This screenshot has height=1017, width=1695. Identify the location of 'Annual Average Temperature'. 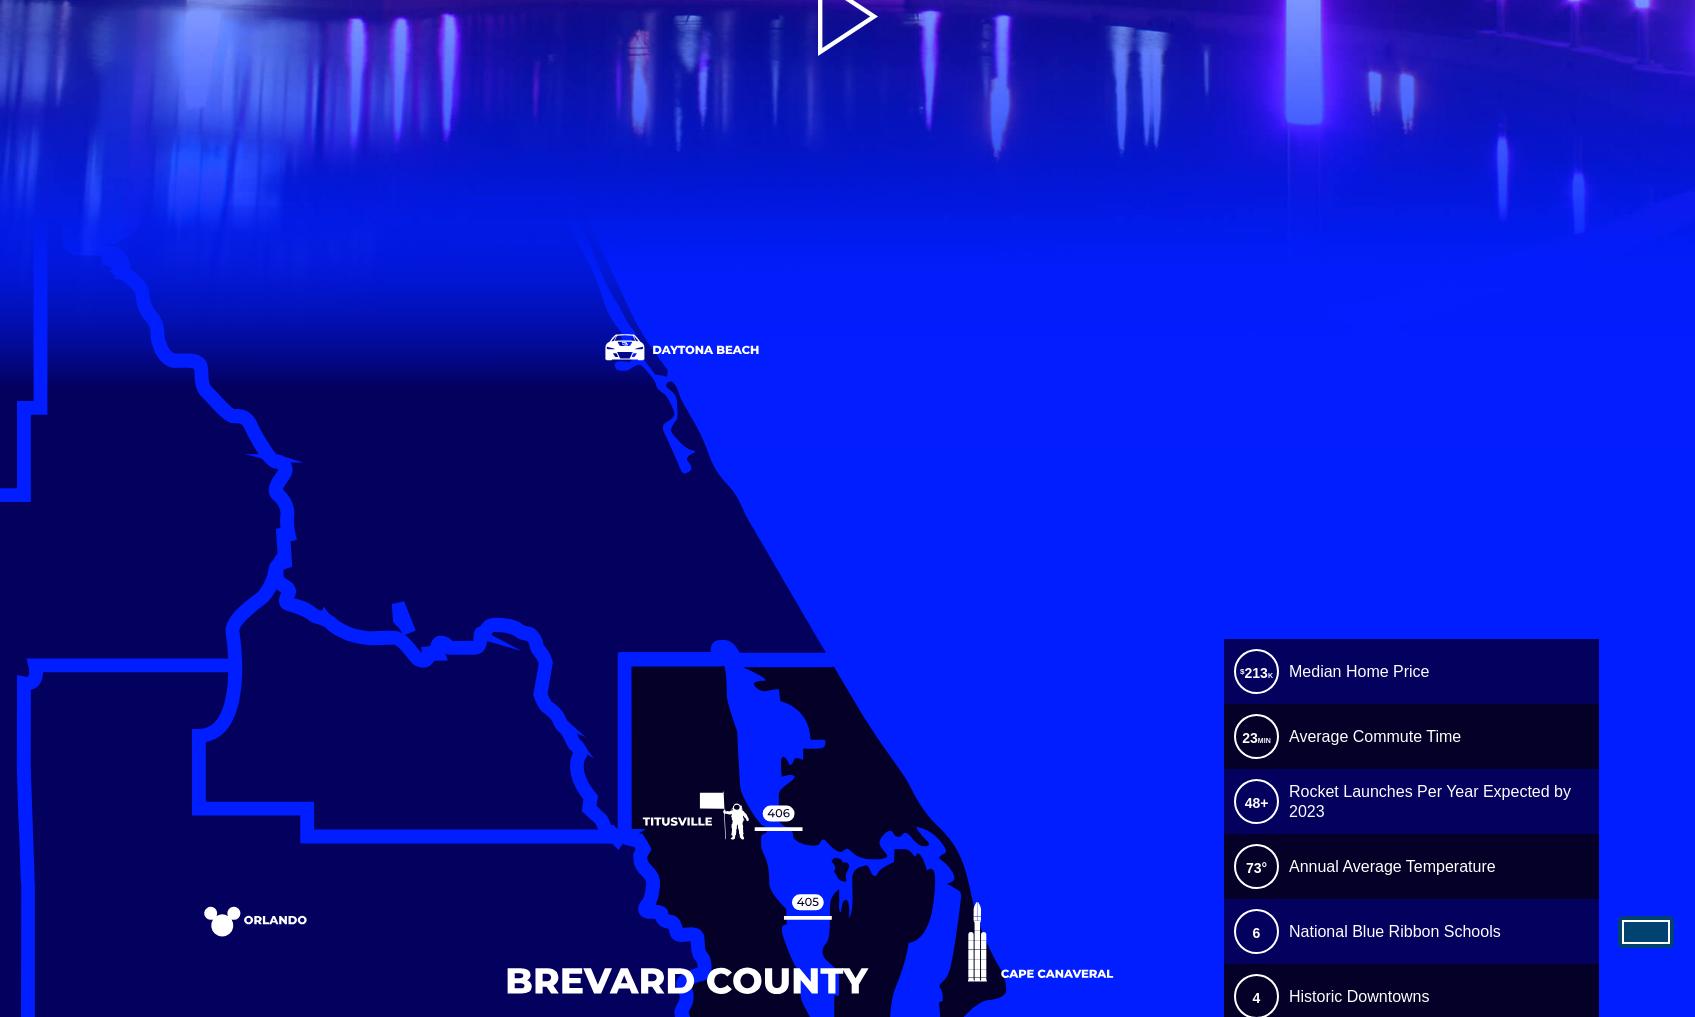
(1390, 866).